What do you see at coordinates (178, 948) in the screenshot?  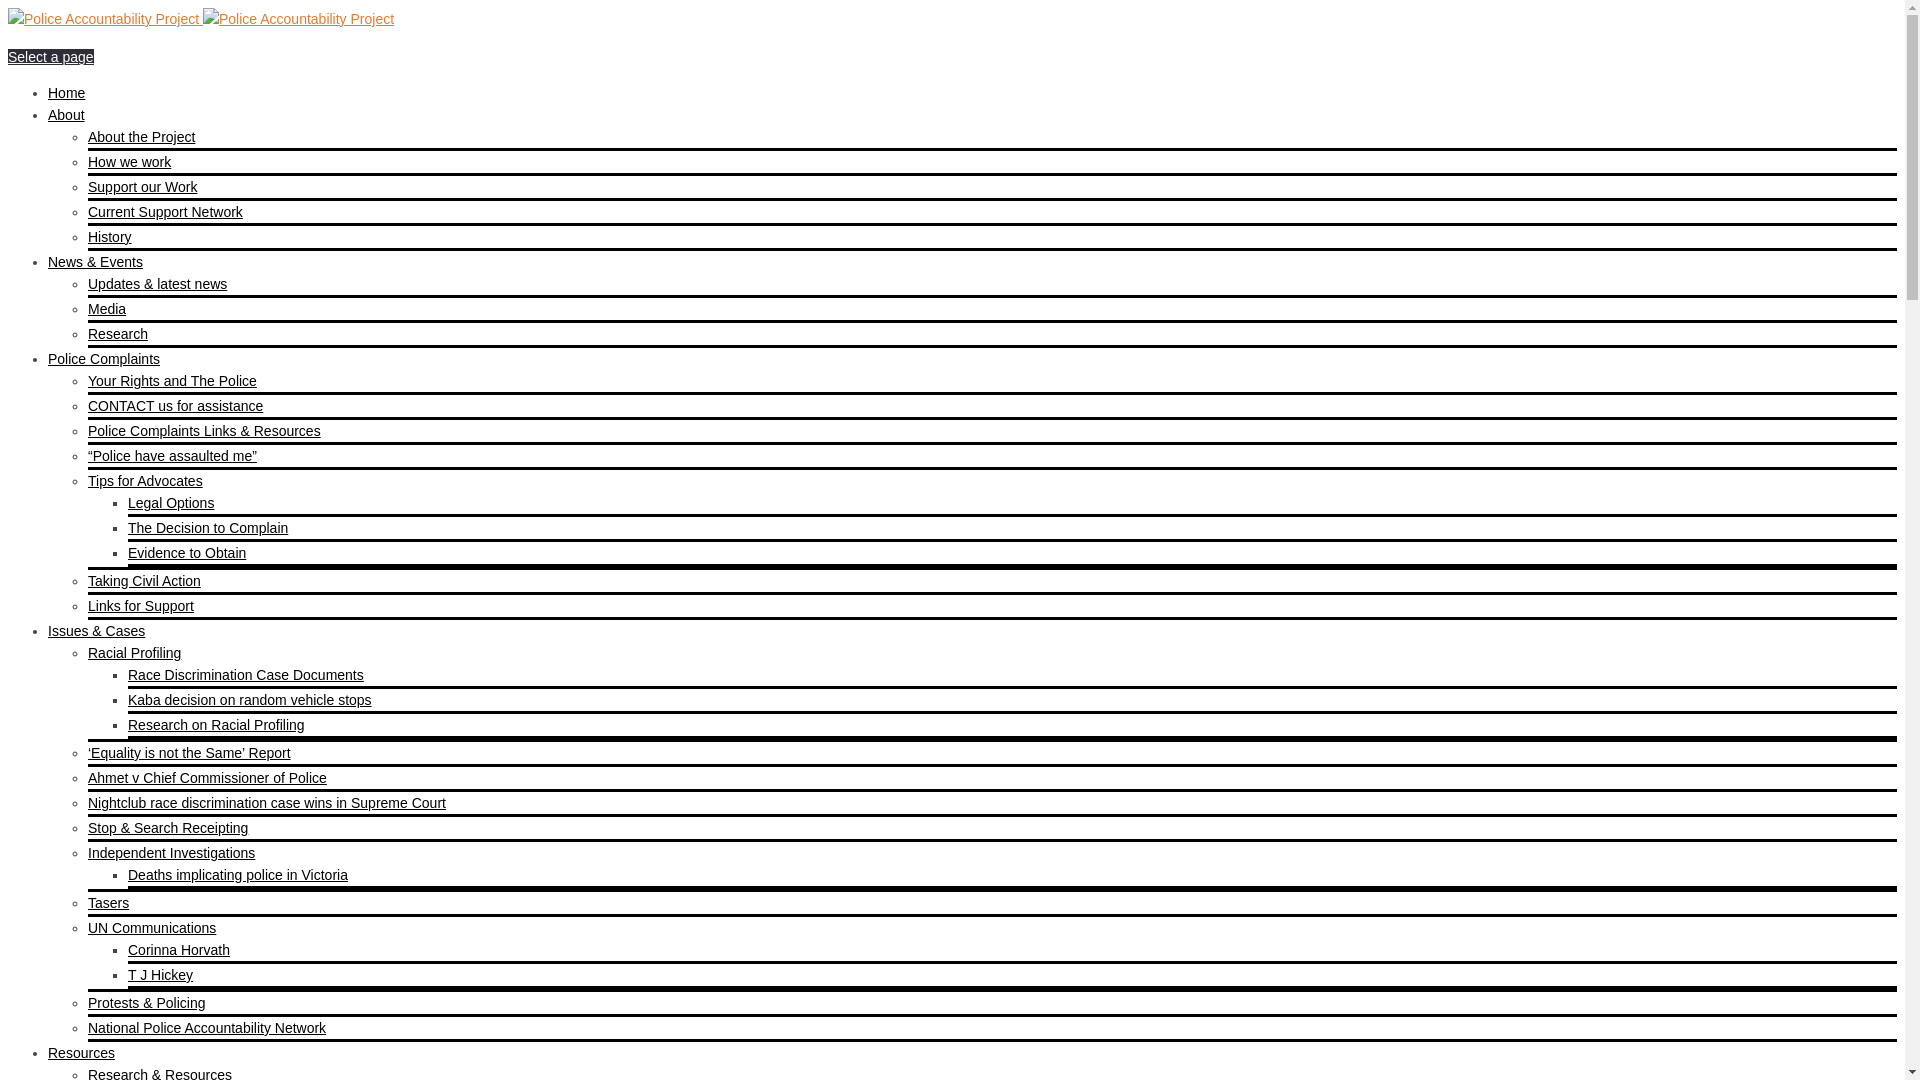 I see `'Corinna Horvath'` at bounding box center [178, 948].